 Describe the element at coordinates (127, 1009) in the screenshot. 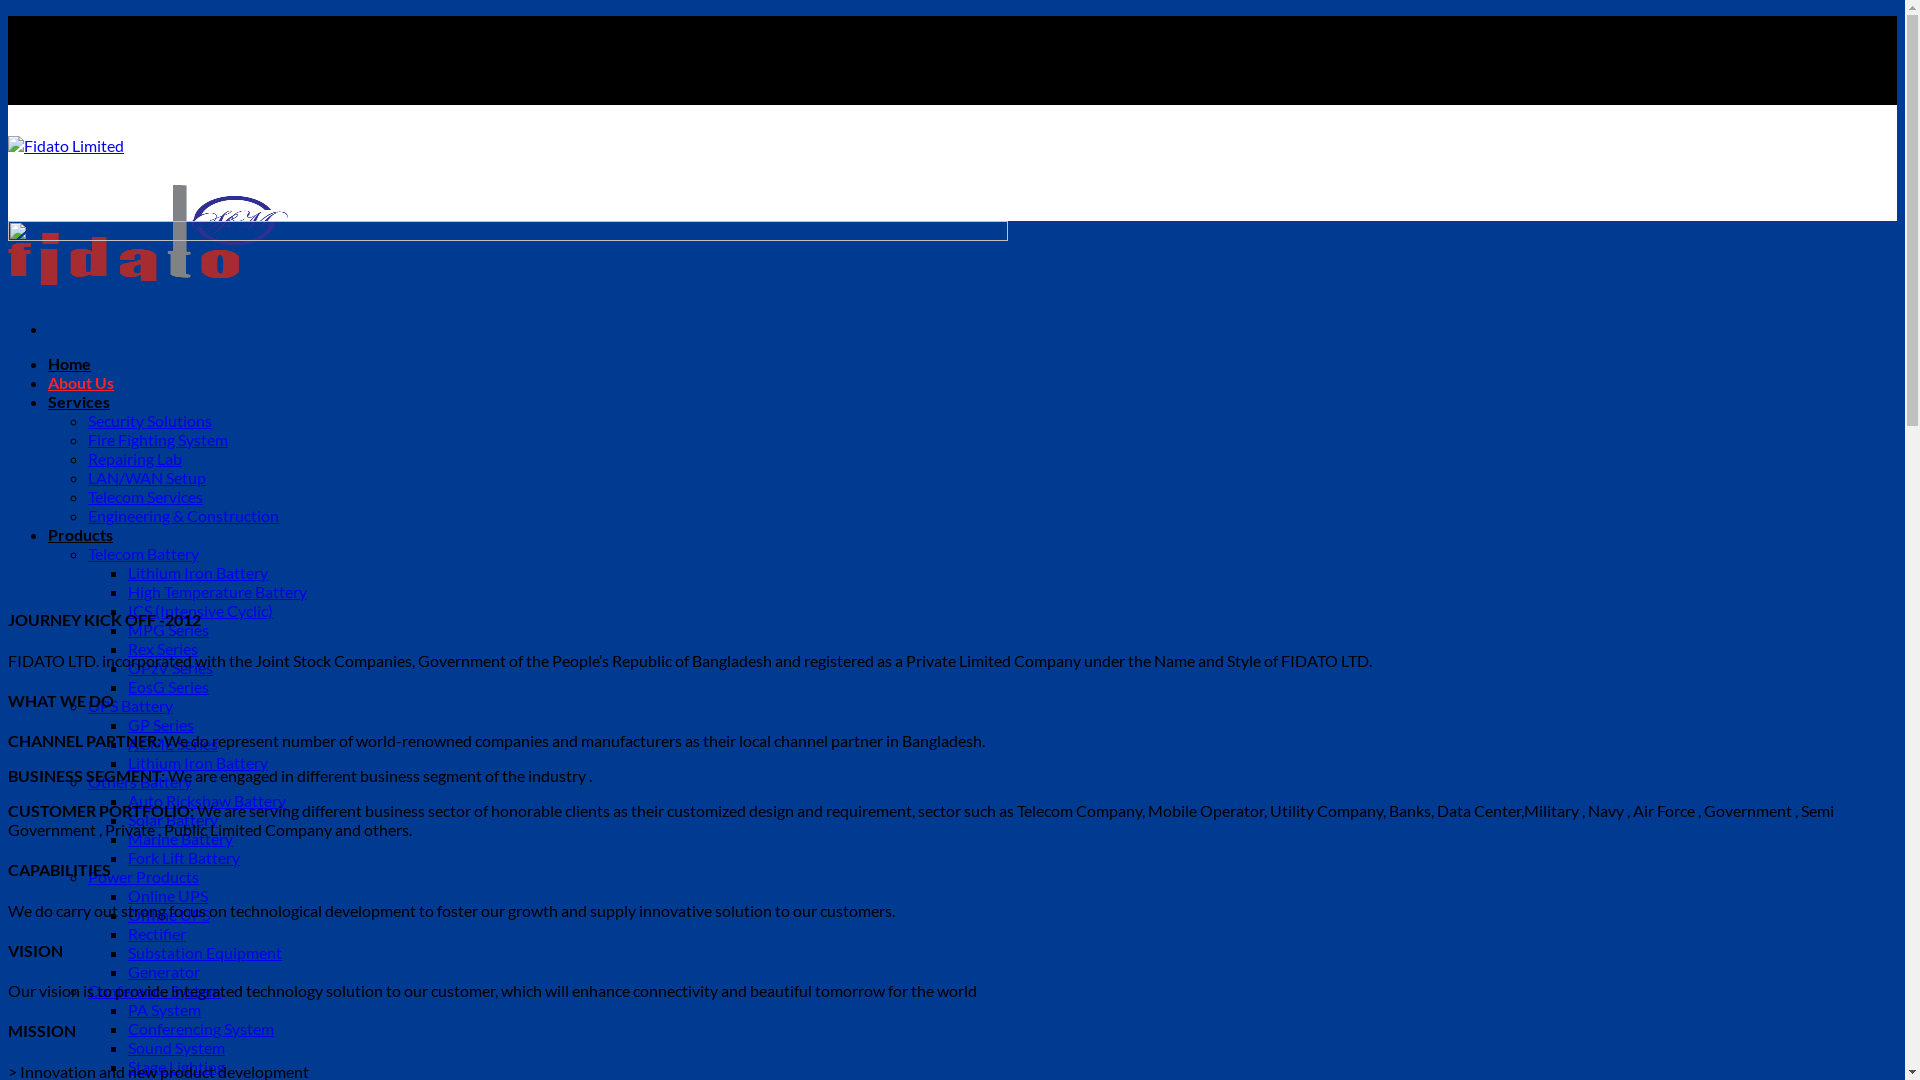

I see `'PA System'` at that location.